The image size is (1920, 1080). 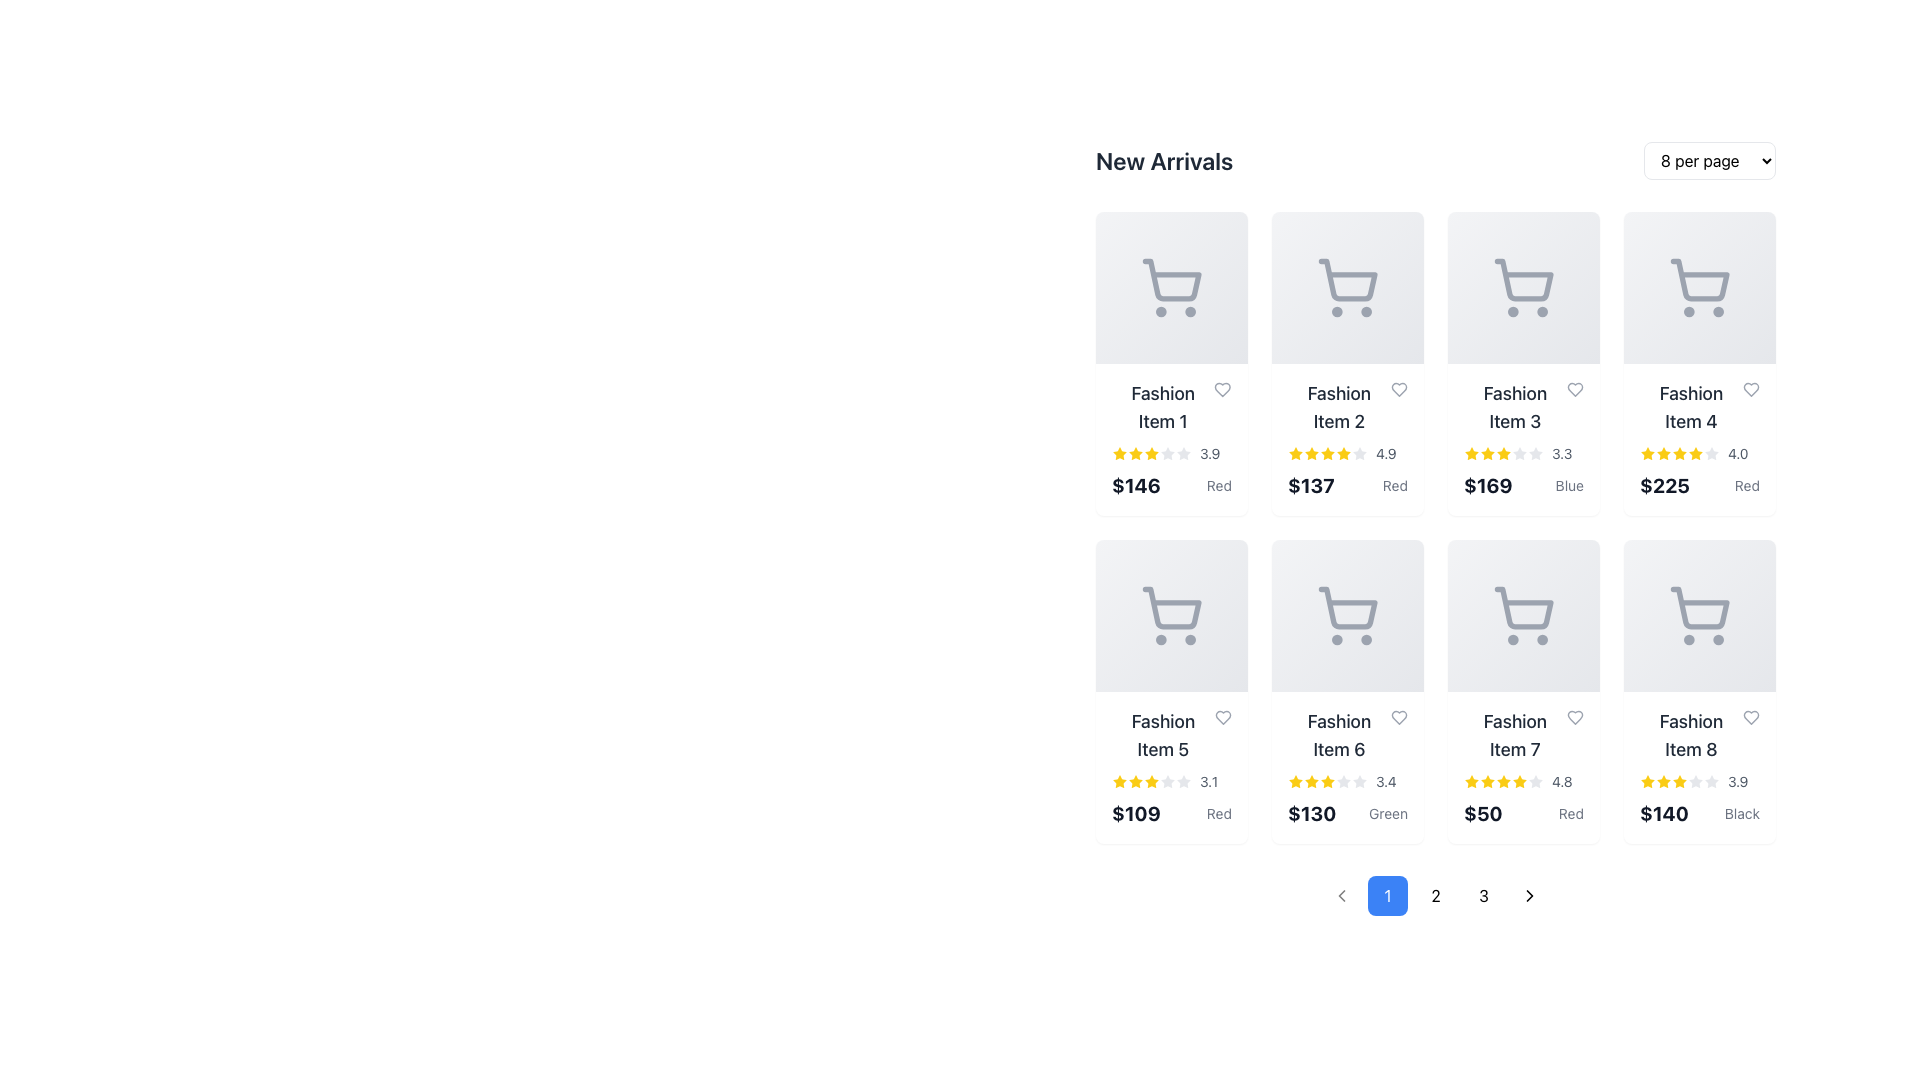 I want to click on the text label that serves as the title of the sixth item in the second row of the product grid, positioned below 'Fashion Item 5' and to the left of 'Fashion Item 7', so click(x=1339, y=736).